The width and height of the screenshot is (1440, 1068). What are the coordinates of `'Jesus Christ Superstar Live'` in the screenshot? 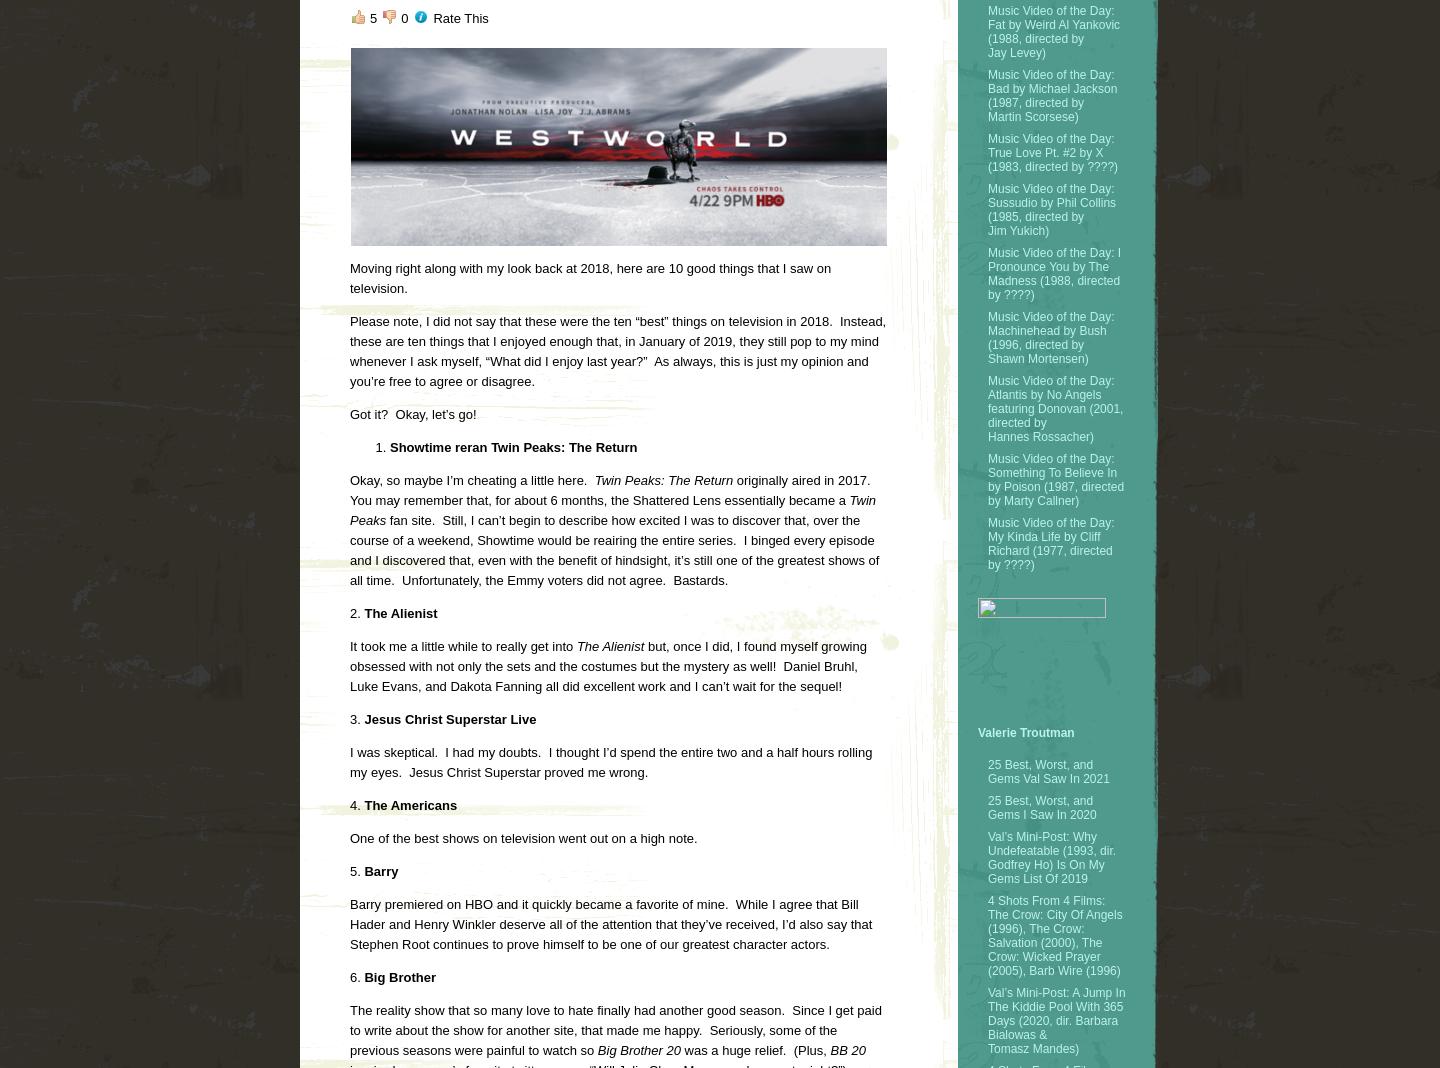 It's located at (360, 719).